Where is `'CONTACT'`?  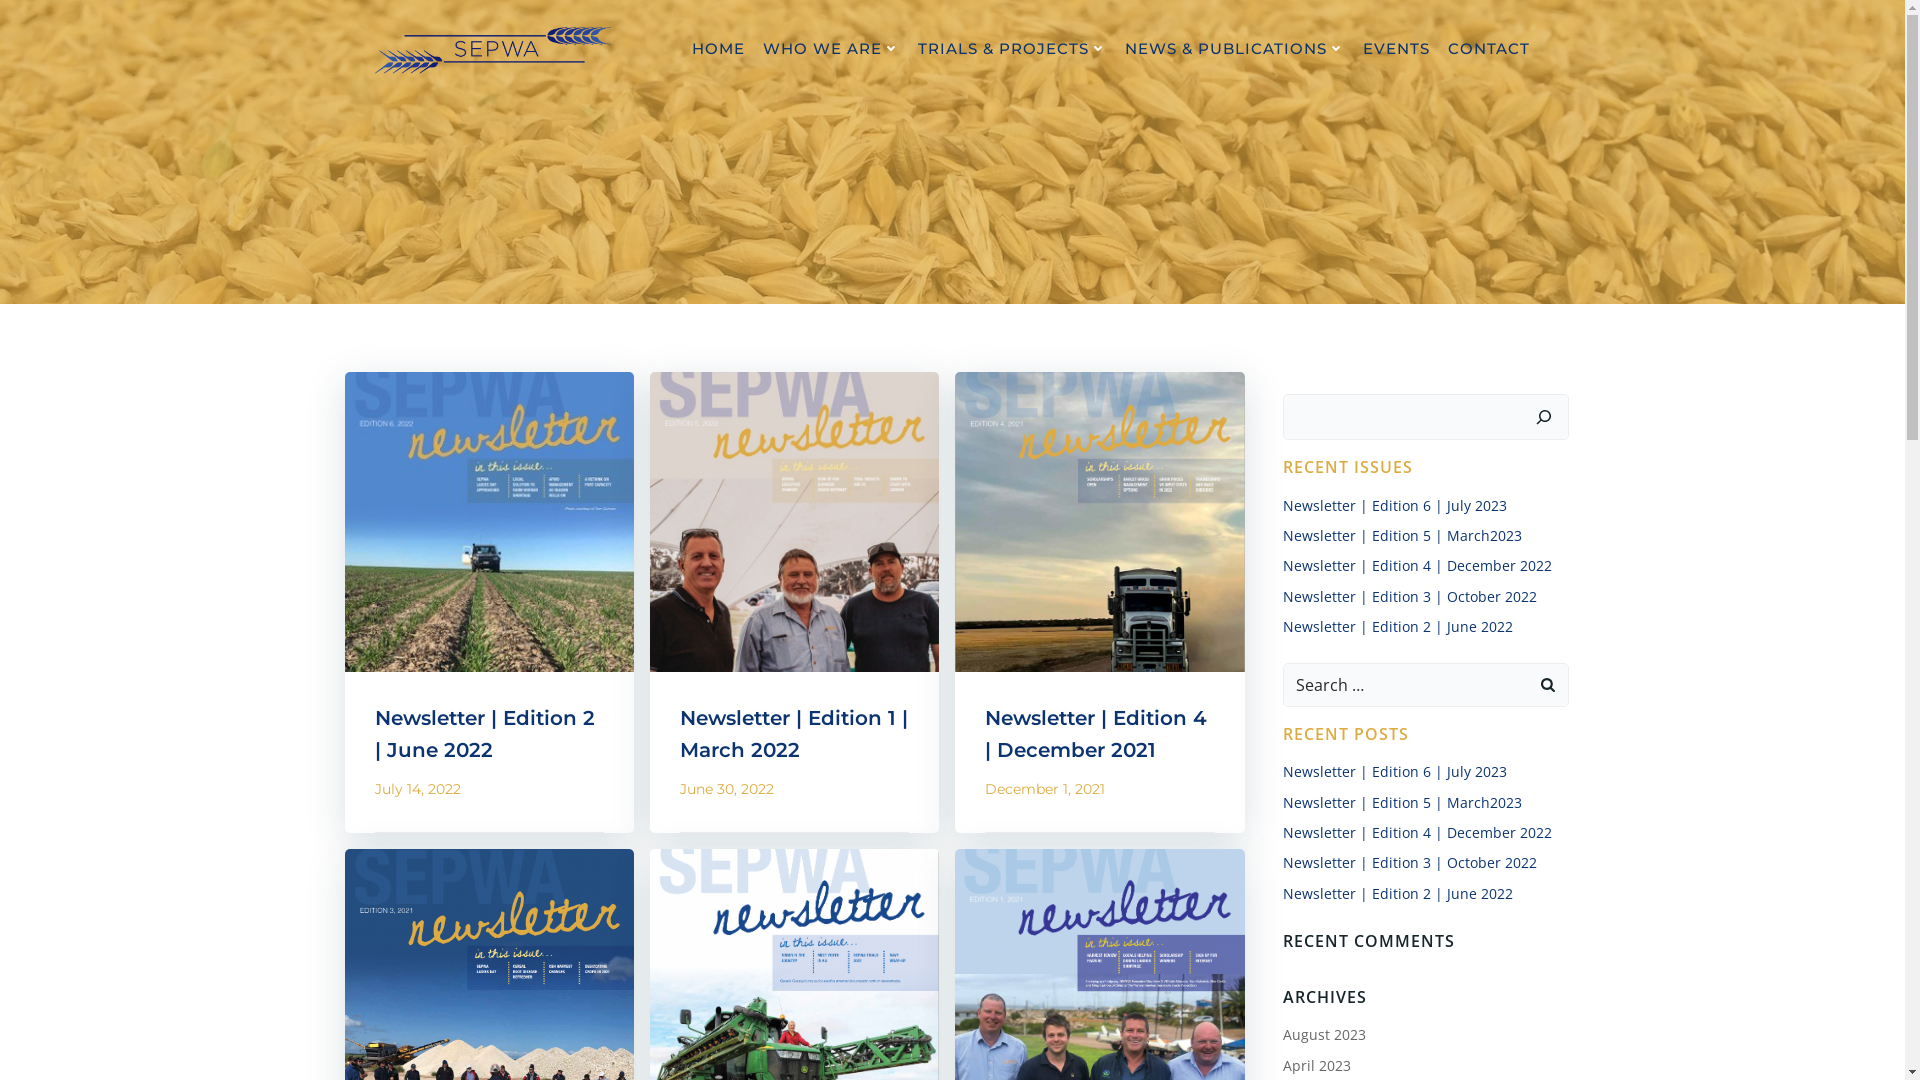
'CONTACT' is located at coordinates (1488, 48).